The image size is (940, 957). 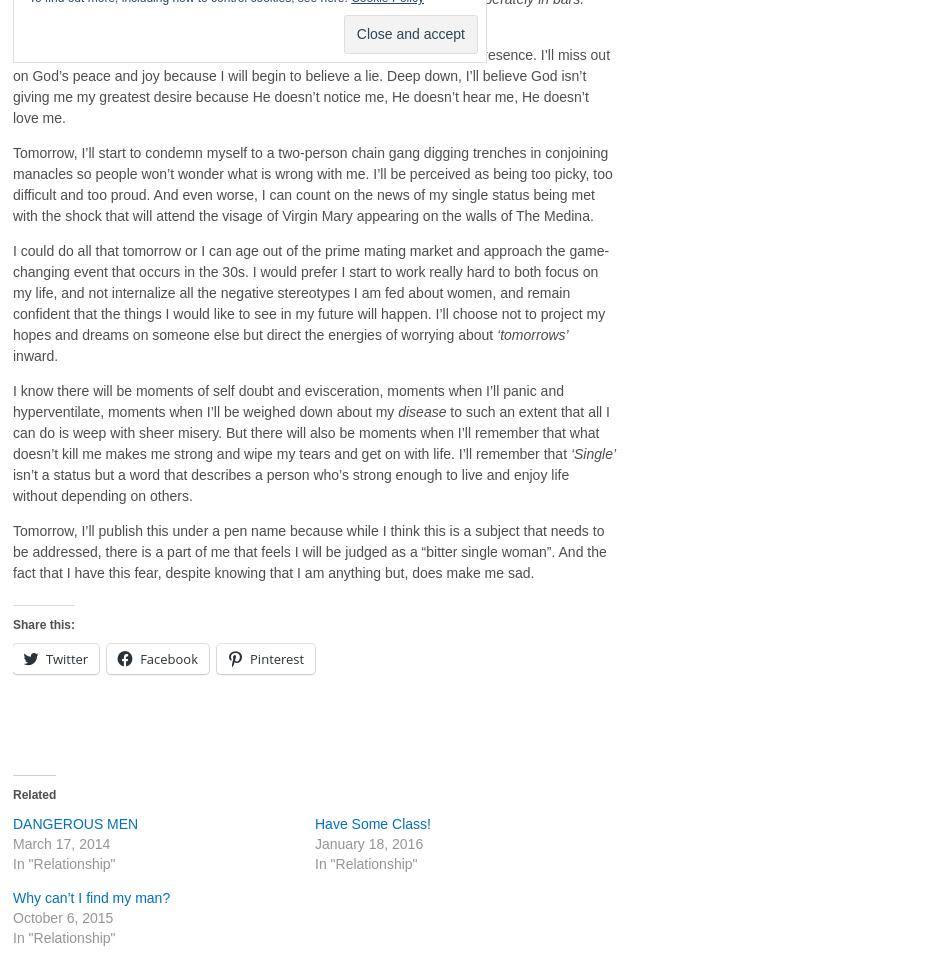 I want to click on 'Share this:', so click(x=42, y=622).